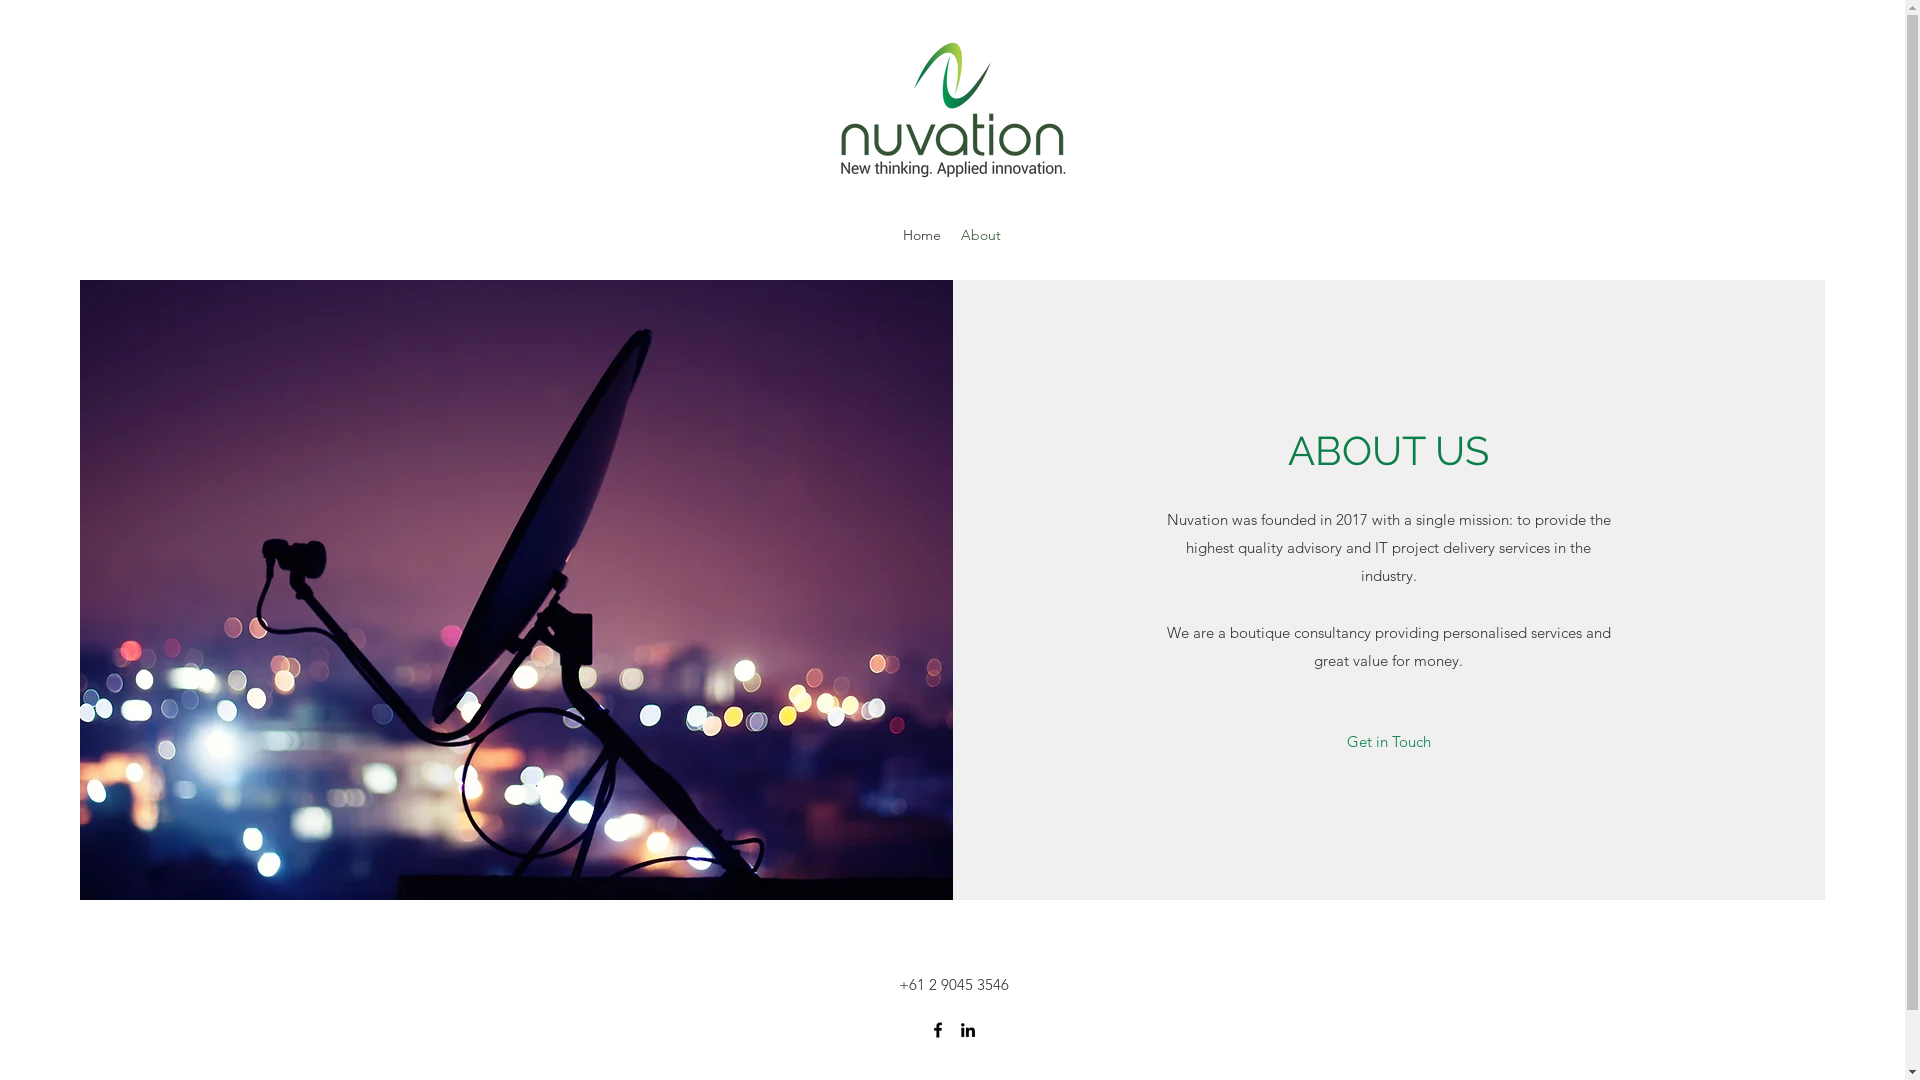 Image resolution: width=1920 pixels, height=1080 pixels. Describe the element at coordinates (891, 234) in the screenshot. I see `'Home'` at that location.